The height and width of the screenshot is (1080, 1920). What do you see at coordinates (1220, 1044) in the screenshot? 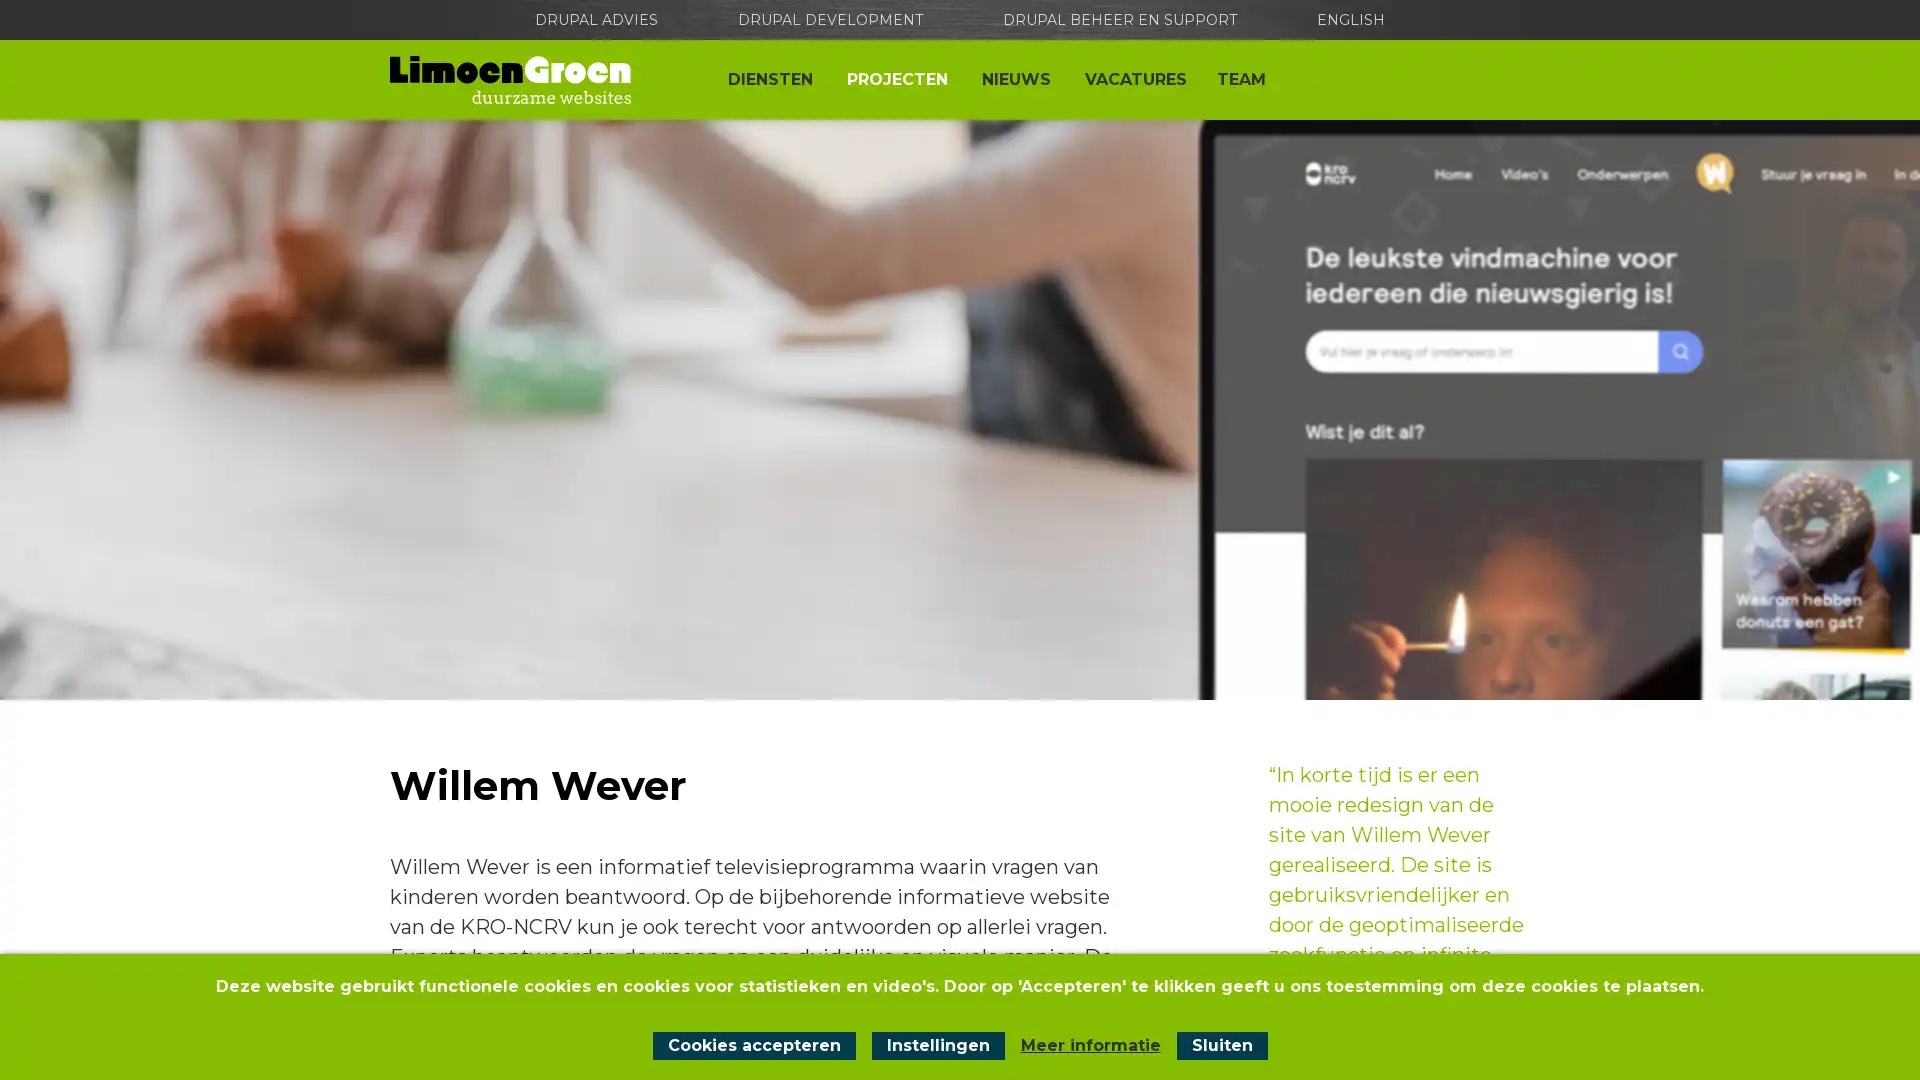
I see `Sluit cookiemelding` at bounding box center [1220, 1044].